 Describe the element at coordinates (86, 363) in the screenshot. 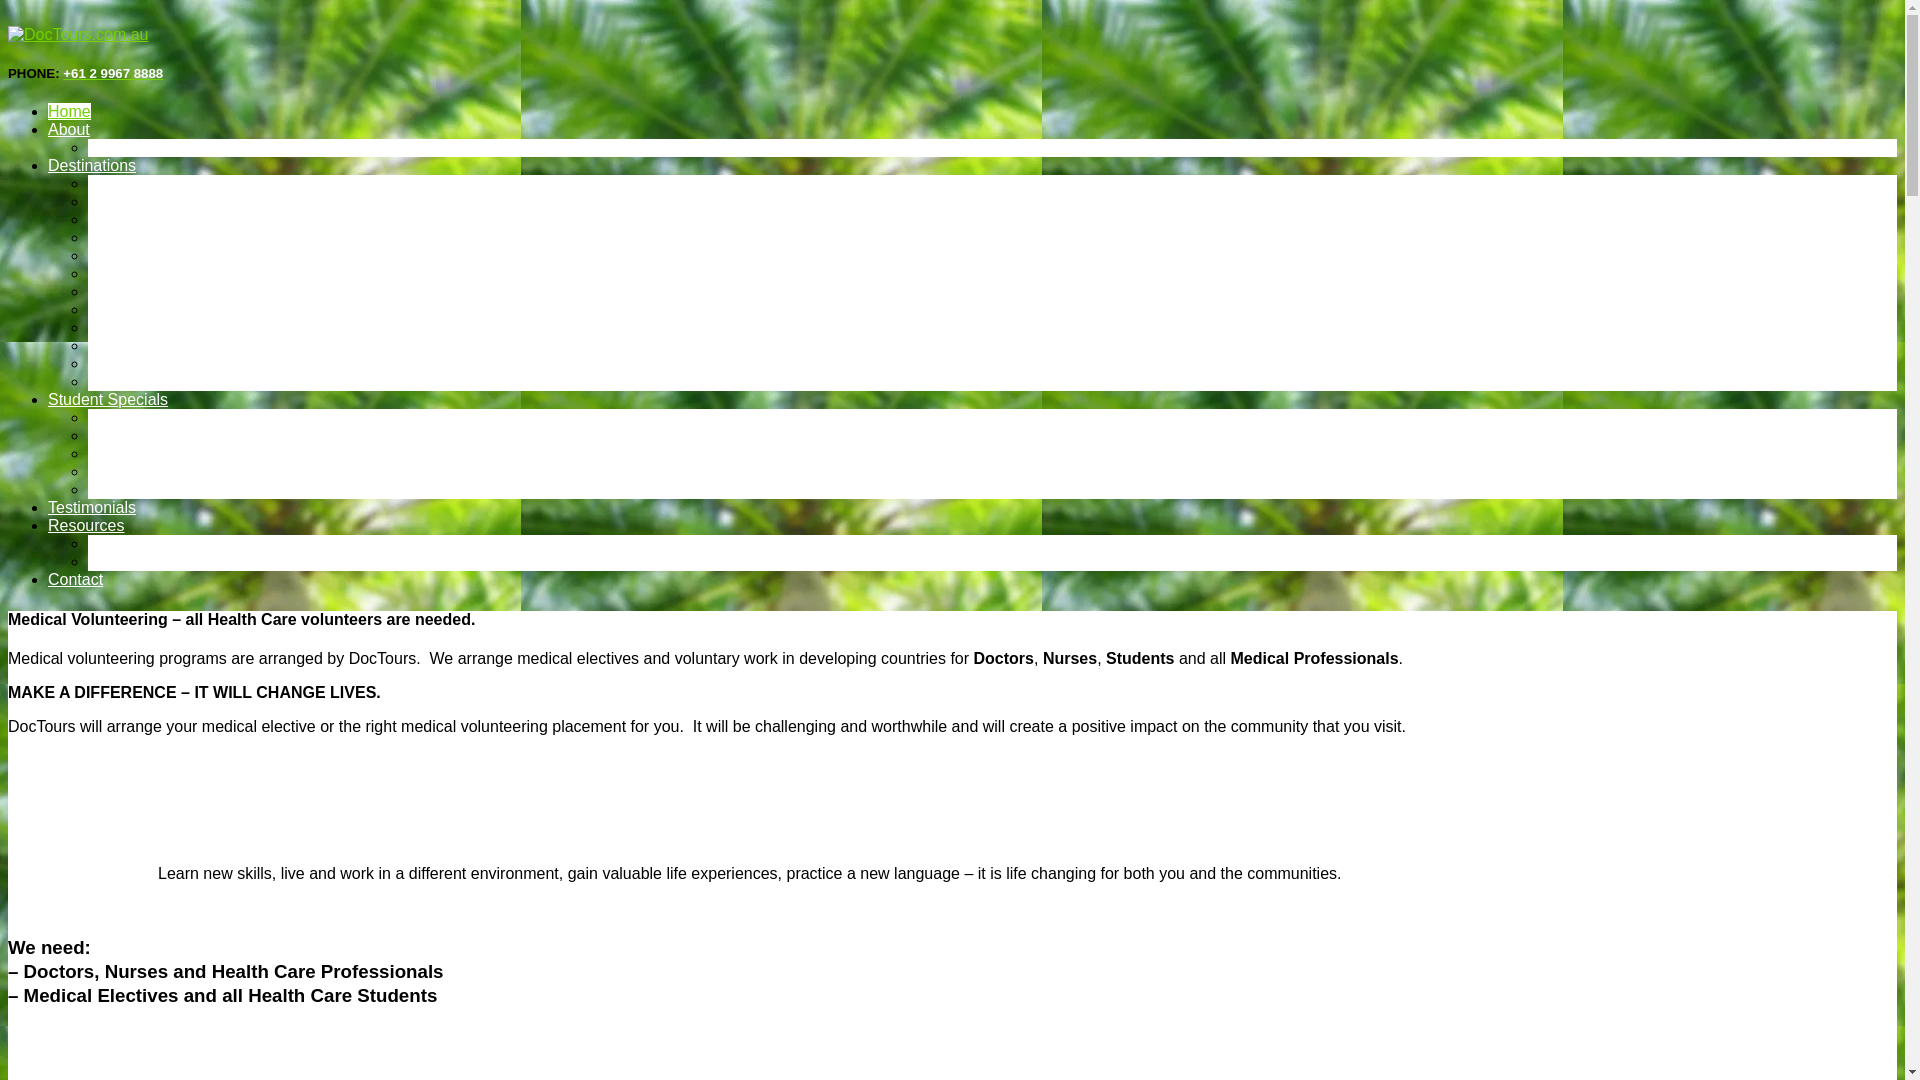

I see `'APPLY NOW'` at that location.